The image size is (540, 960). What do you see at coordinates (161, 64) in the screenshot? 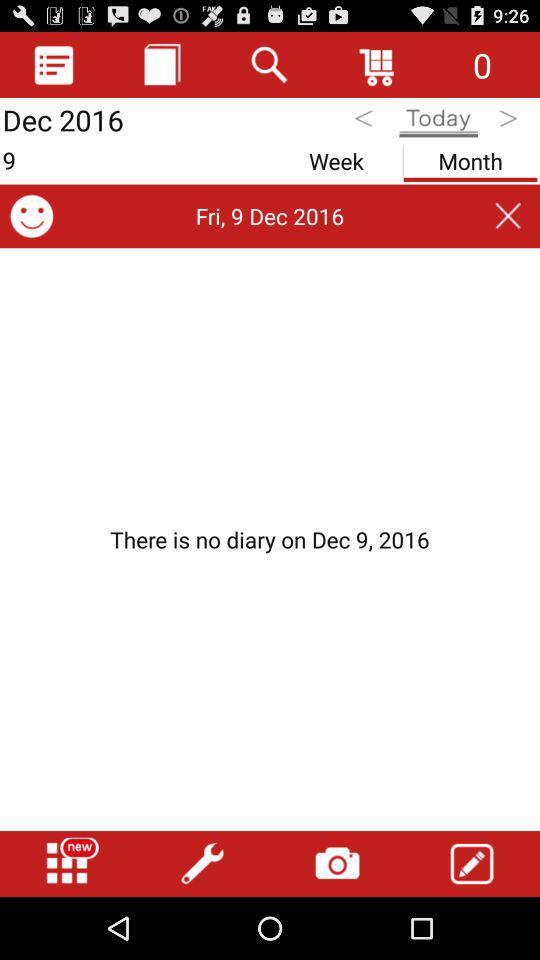
I see `icon next to dec 2016 icon` at bounding box center [161, 64].